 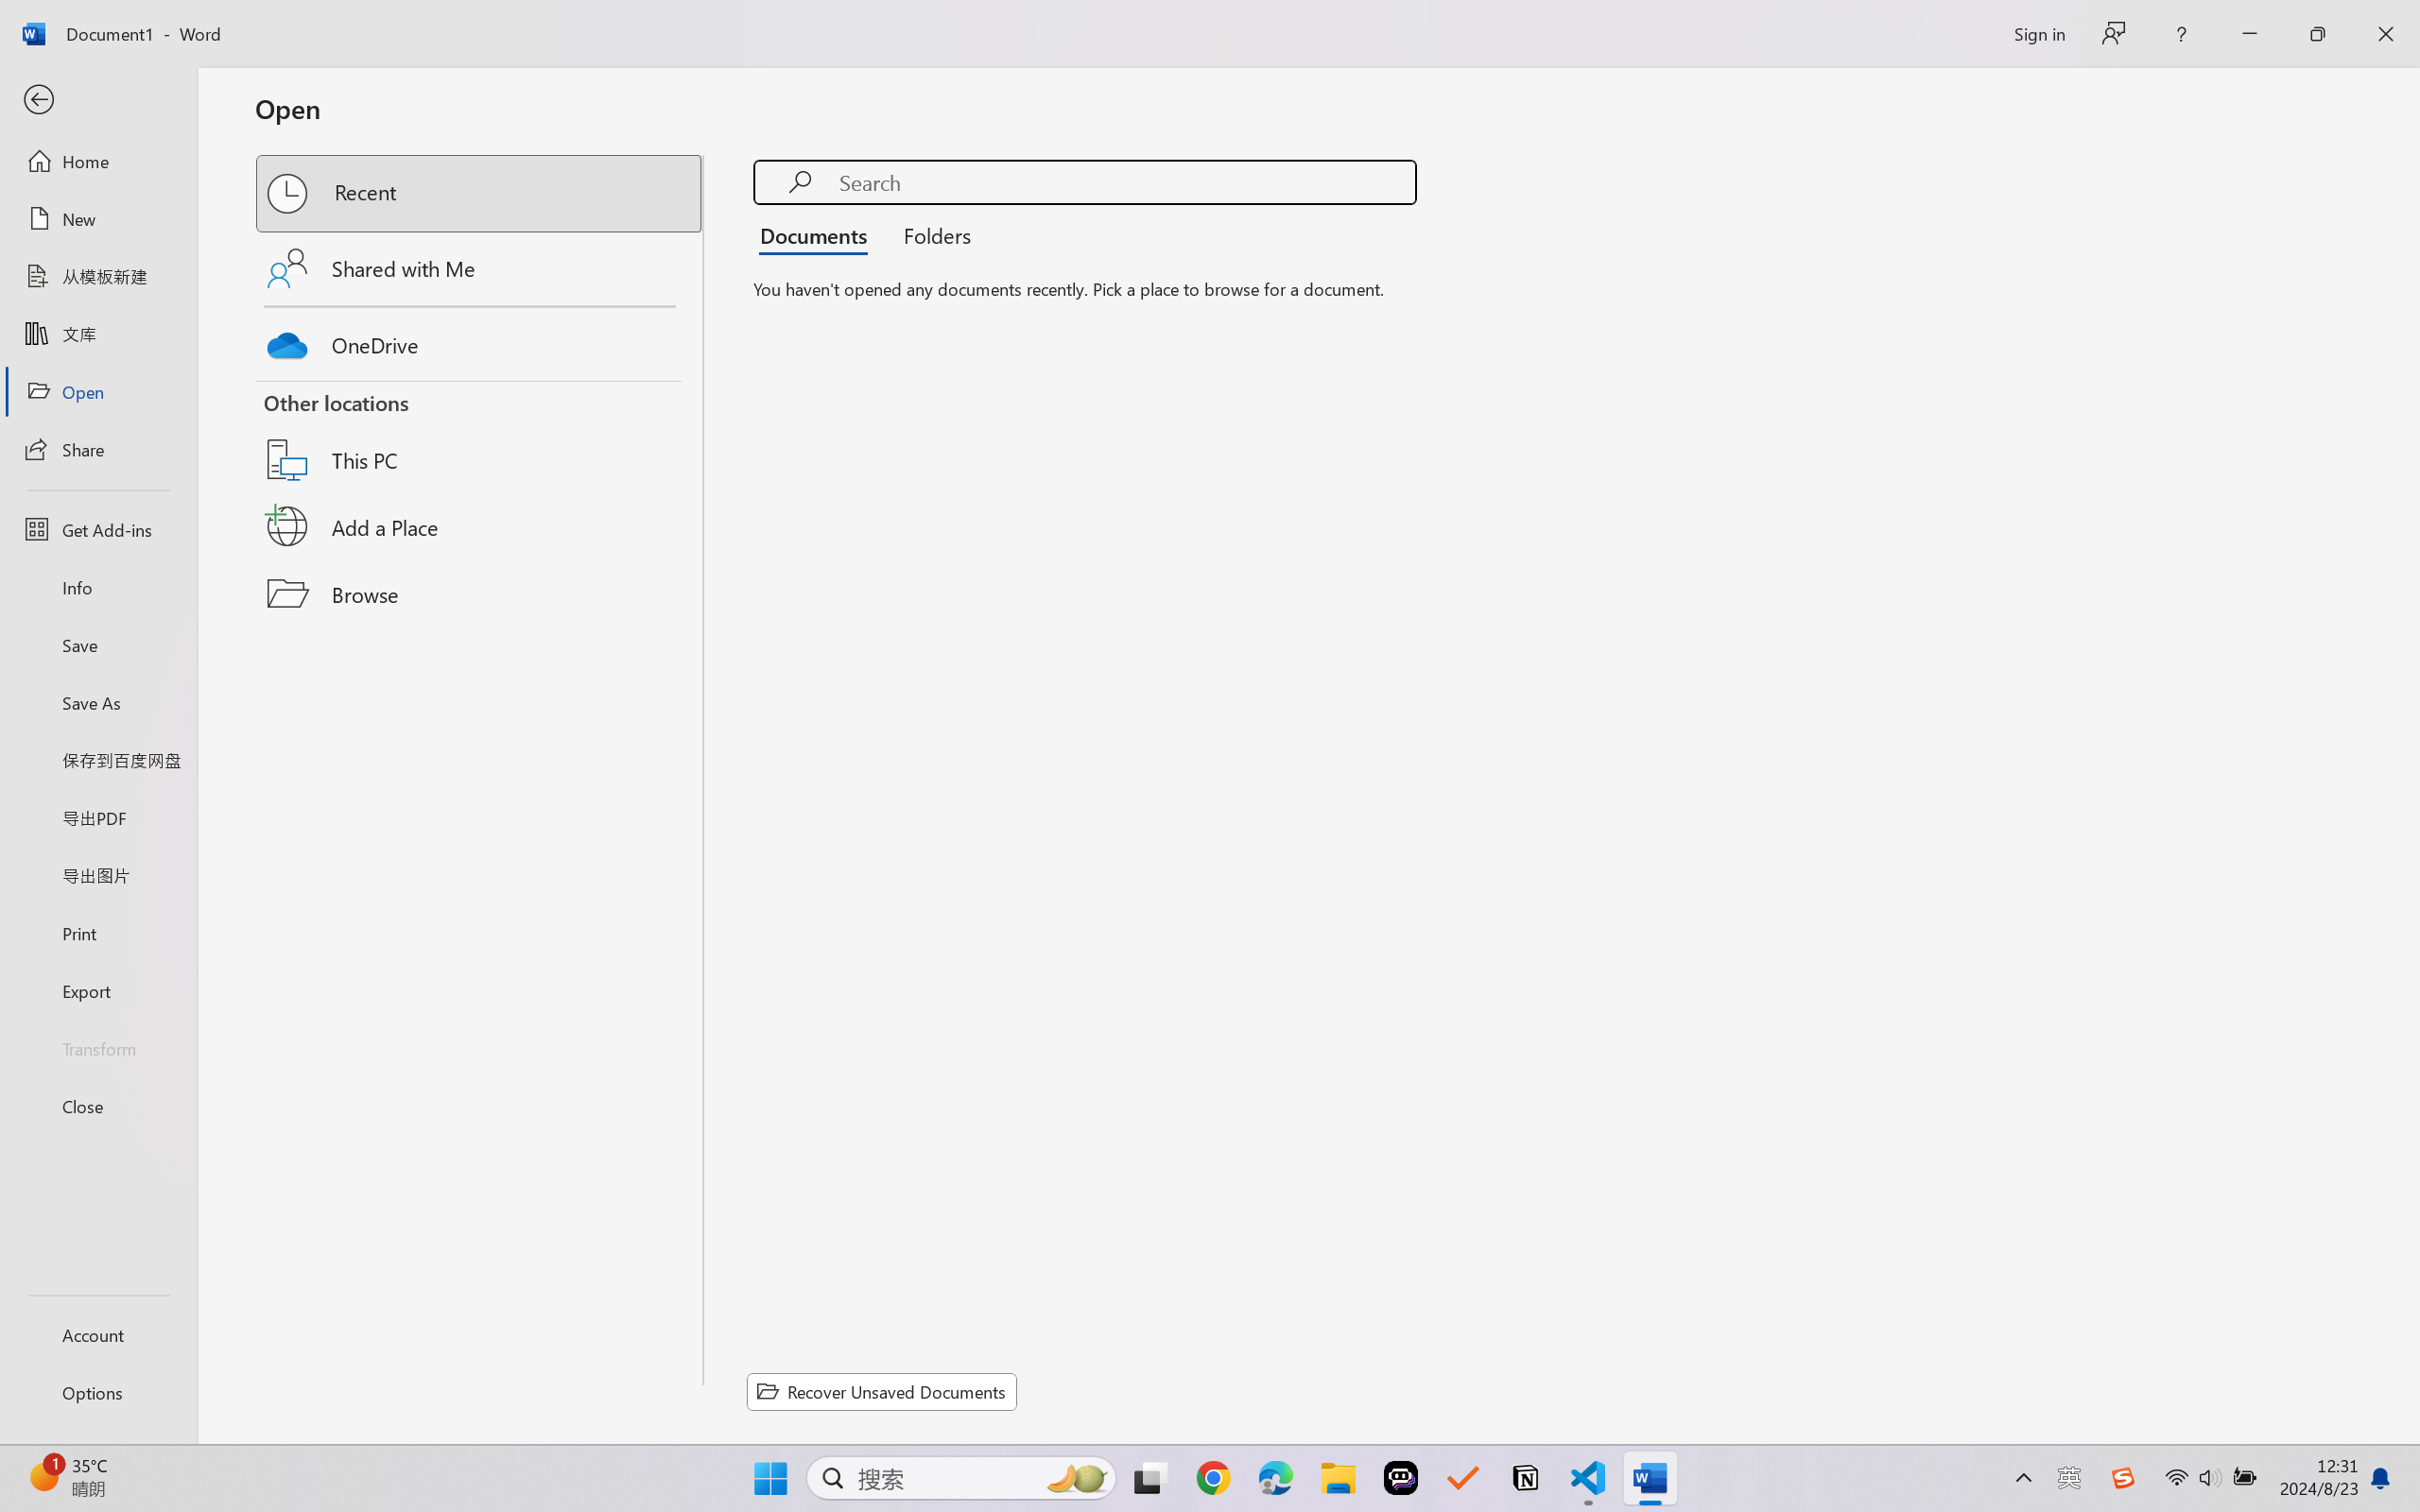 What do you see at coordinates (480, 267) in the screenshot?
I see `'Shared with Me'` at bounding box center [480, 267].